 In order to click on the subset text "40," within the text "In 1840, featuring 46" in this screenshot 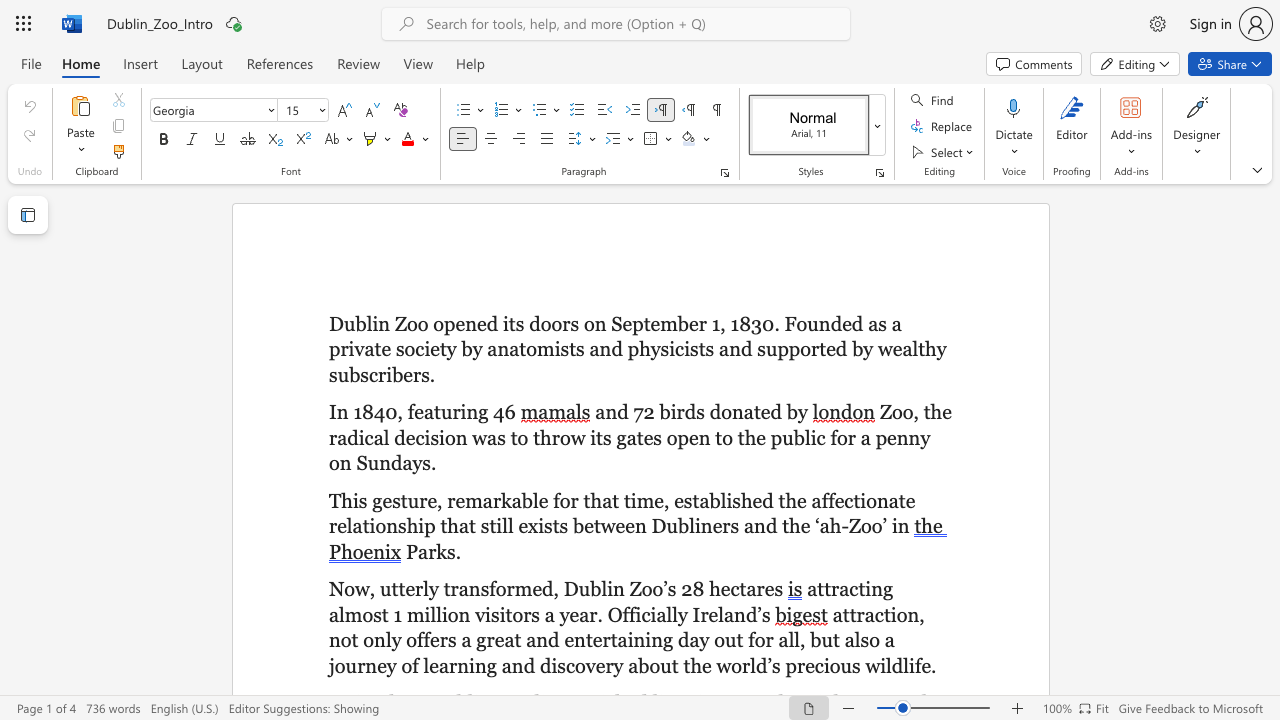, I will do `click(373, 411)`.